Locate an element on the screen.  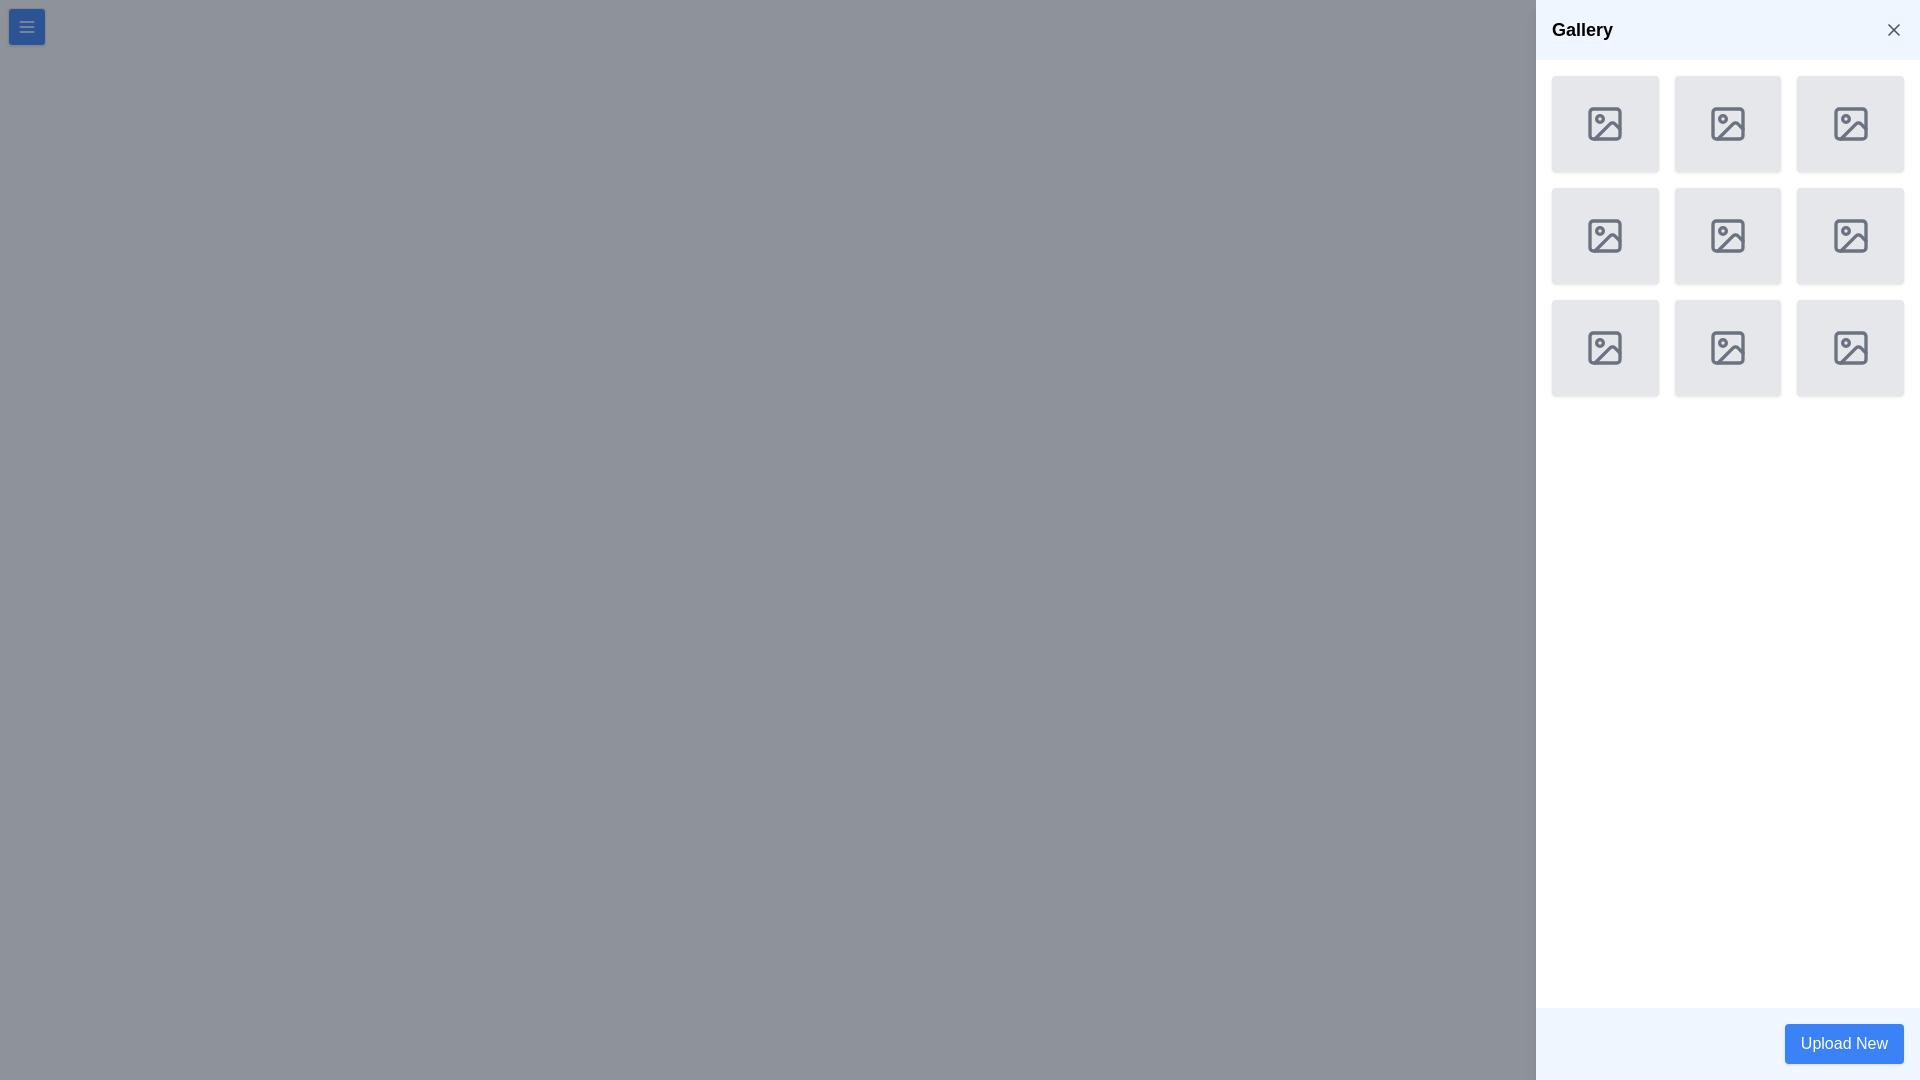
the light gray SVG rectangle with rounded corners is located at coordinates (1605, 234).